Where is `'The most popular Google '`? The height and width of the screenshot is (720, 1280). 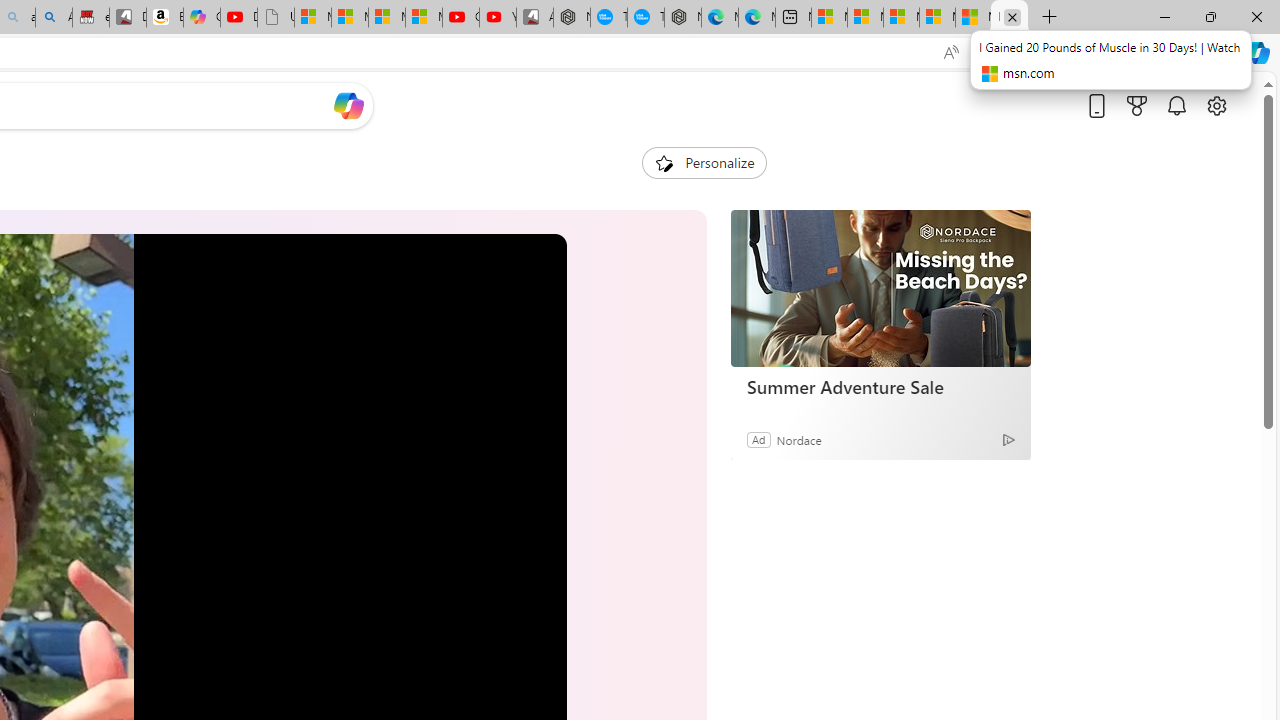 'The most popular Google ' is located at coordinates (646, 17).